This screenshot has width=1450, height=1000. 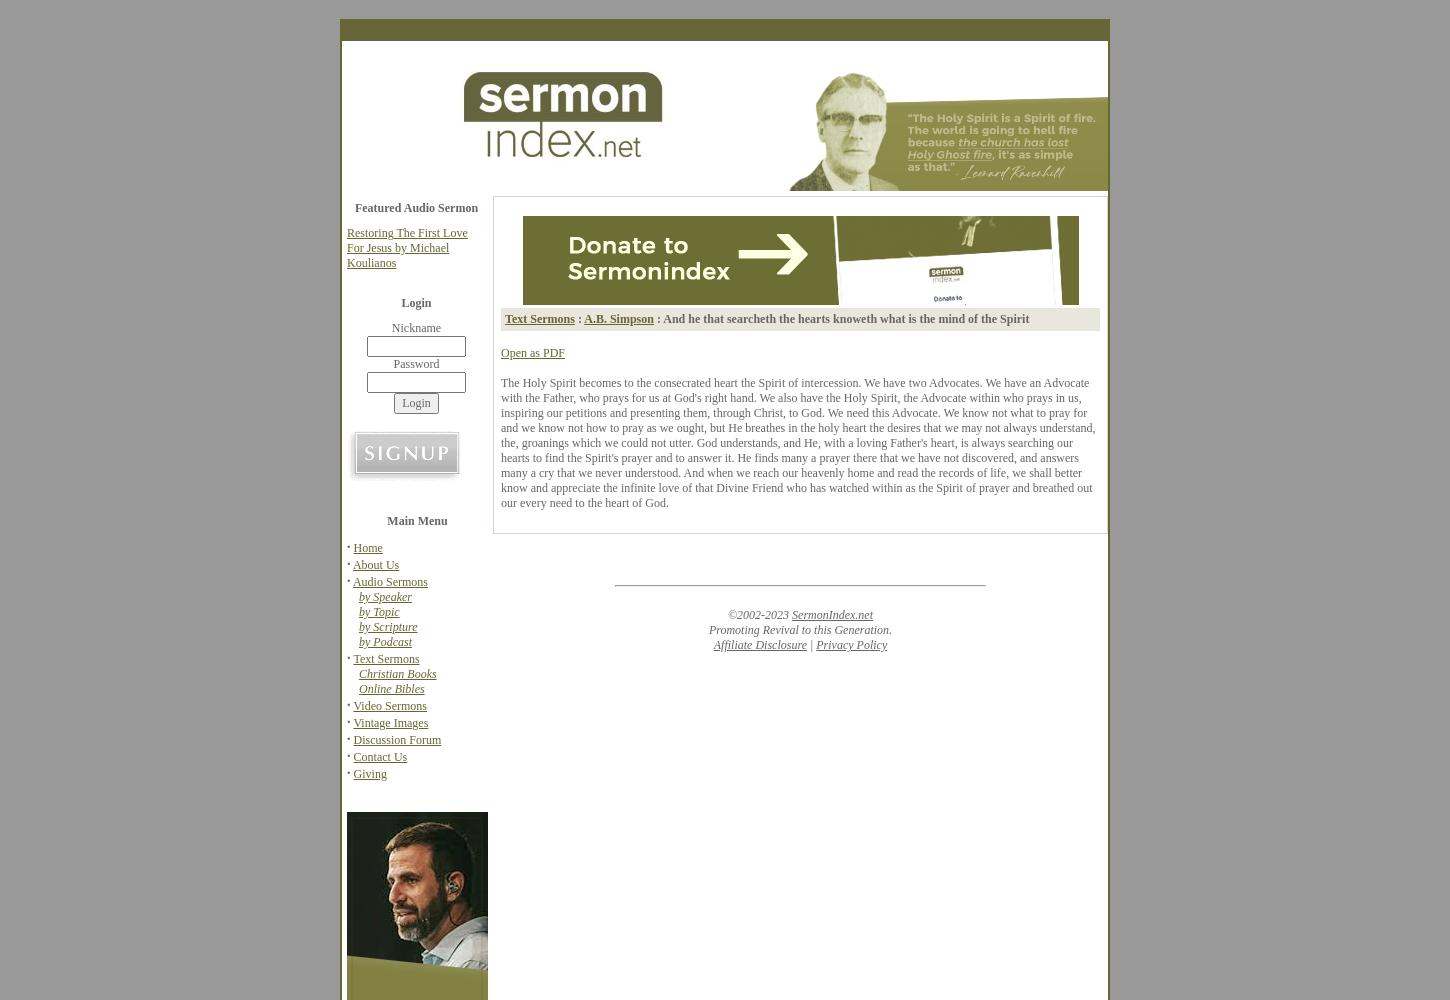 What do you see at coordinates (383, 596) in the screenshot?
I see `'by Speaker'` at bounding box center [383, 596].